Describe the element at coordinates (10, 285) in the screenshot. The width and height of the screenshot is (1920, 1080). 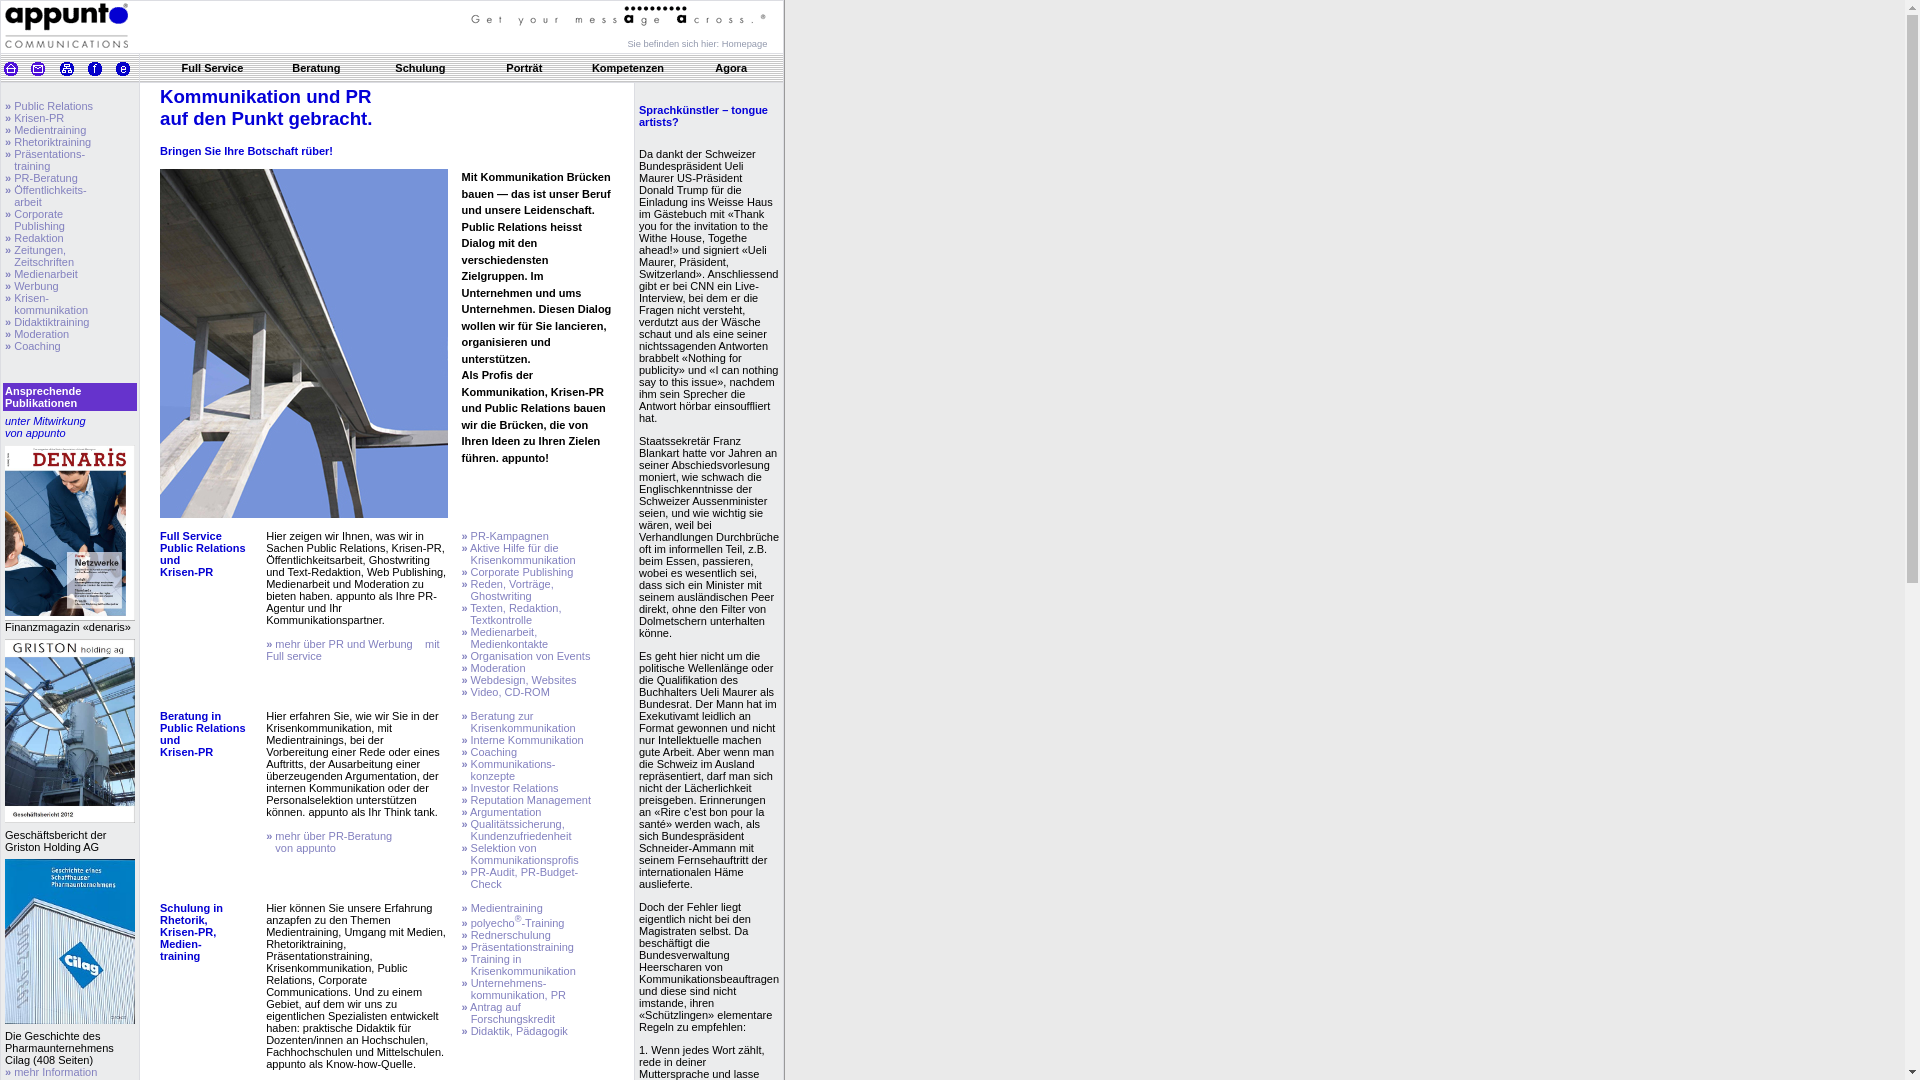
I see `' Werbung'` at that location.